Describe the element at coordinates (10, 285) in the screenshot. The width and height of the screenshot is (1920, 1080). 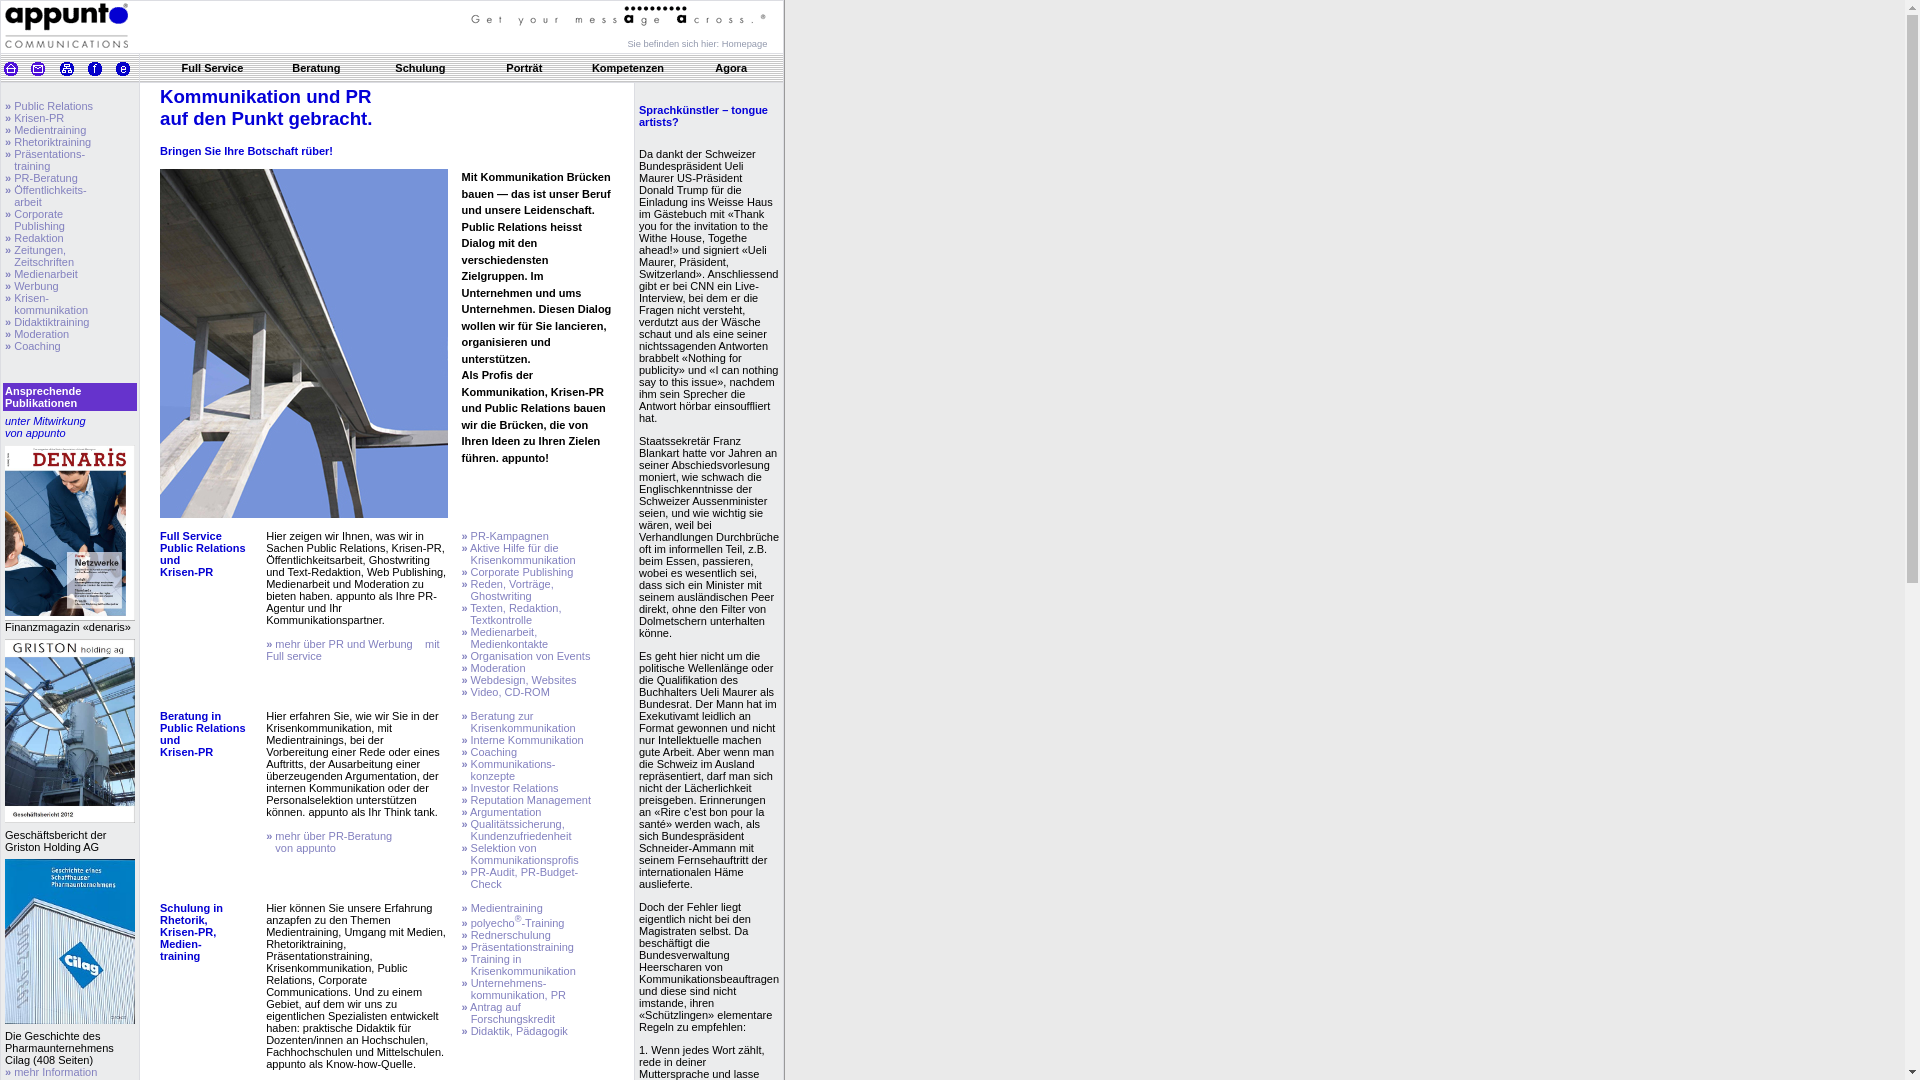
I see `' Werbung'` at that location.